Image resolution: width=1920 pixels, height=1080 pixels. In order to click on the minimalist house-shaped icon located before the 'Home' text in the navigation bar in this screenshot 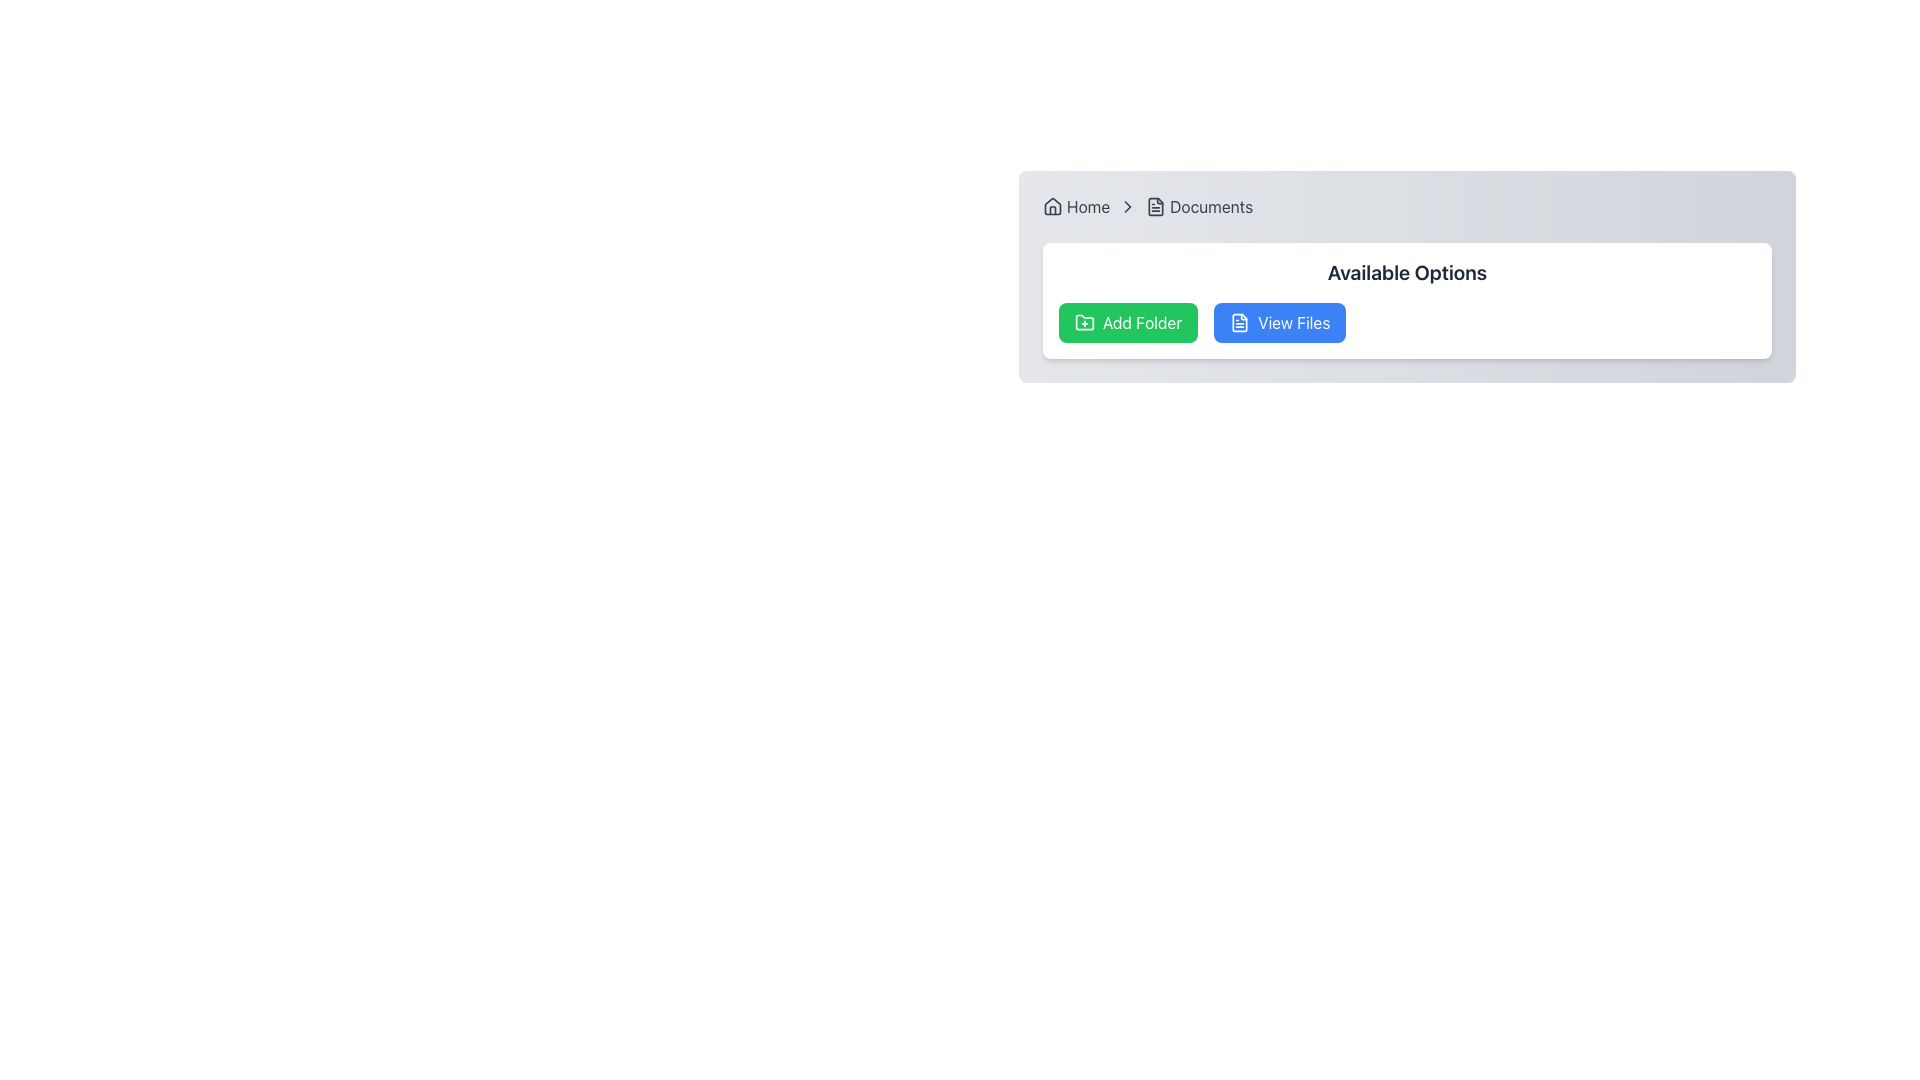, I will do `click(1051, 207)`.